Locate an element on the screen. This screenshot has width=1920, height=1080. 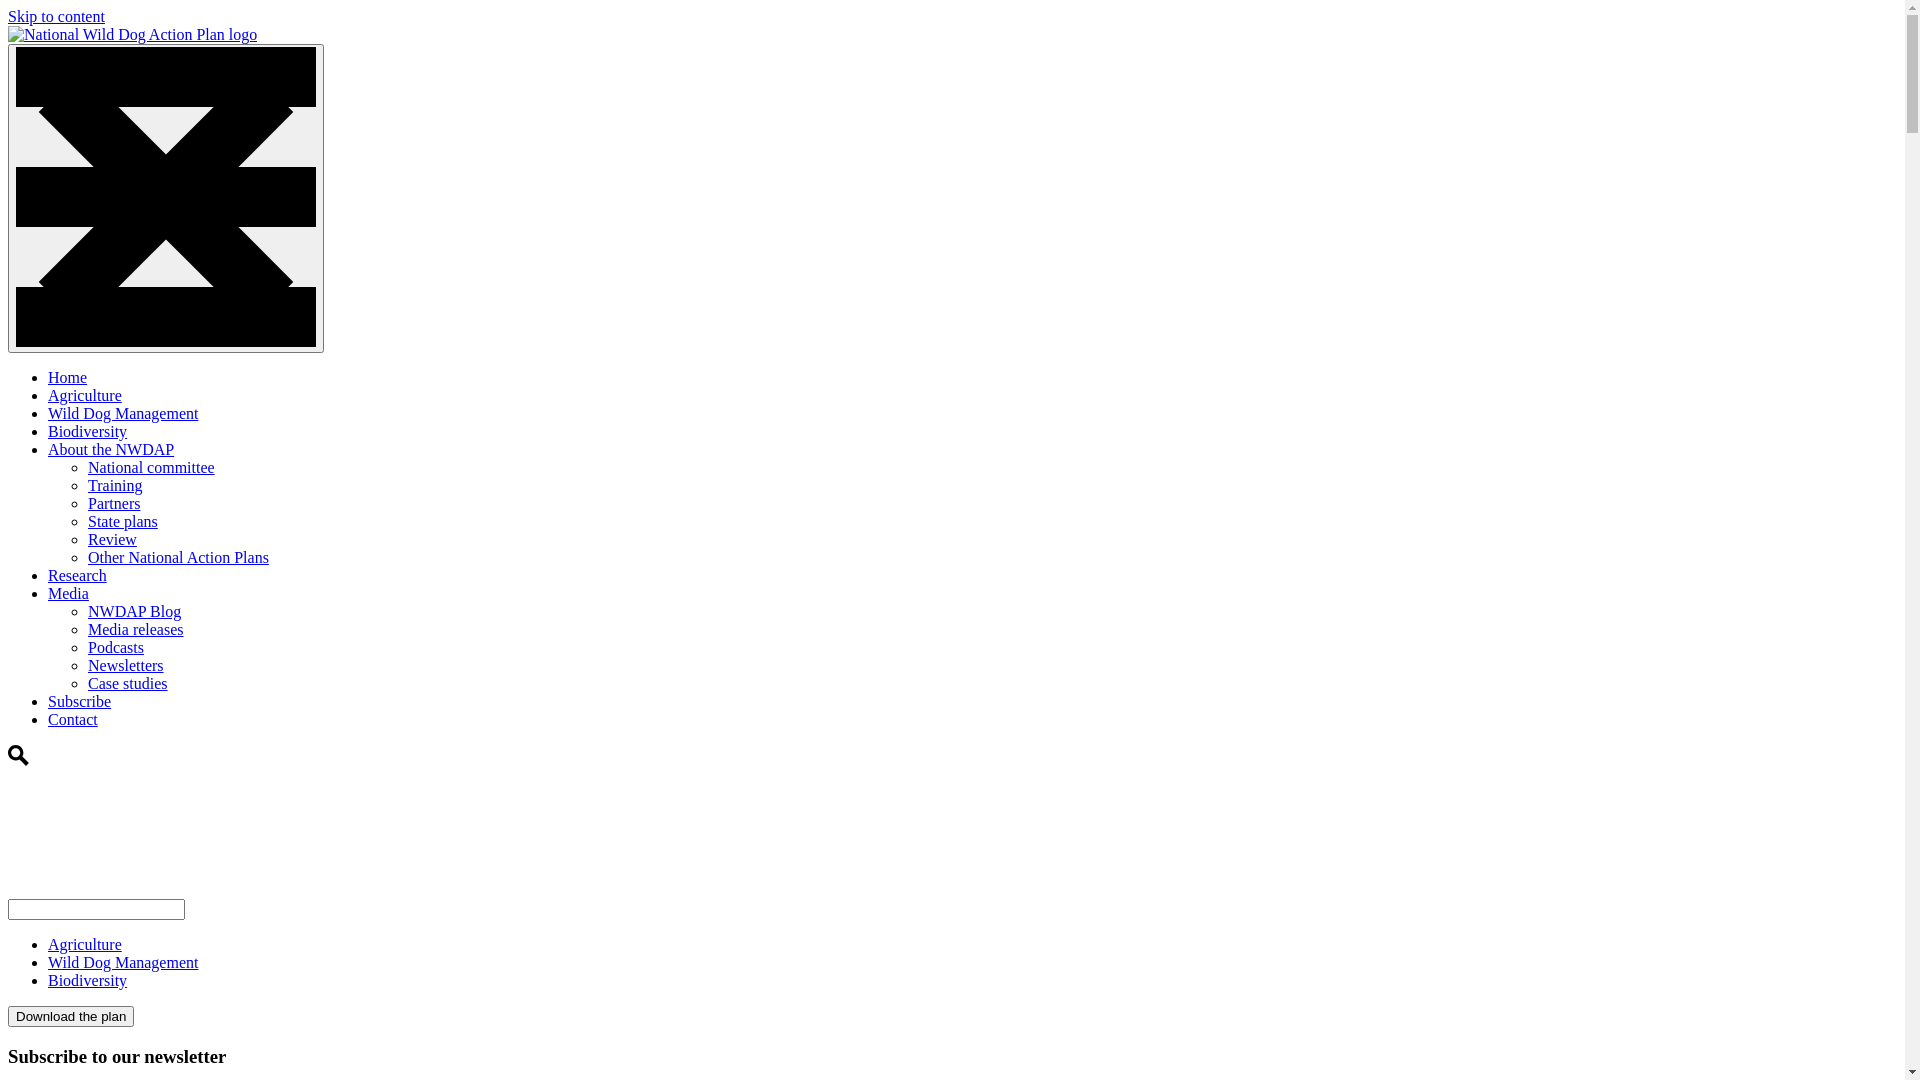
'About the NWDAP' is located at coordinates (109, 448).